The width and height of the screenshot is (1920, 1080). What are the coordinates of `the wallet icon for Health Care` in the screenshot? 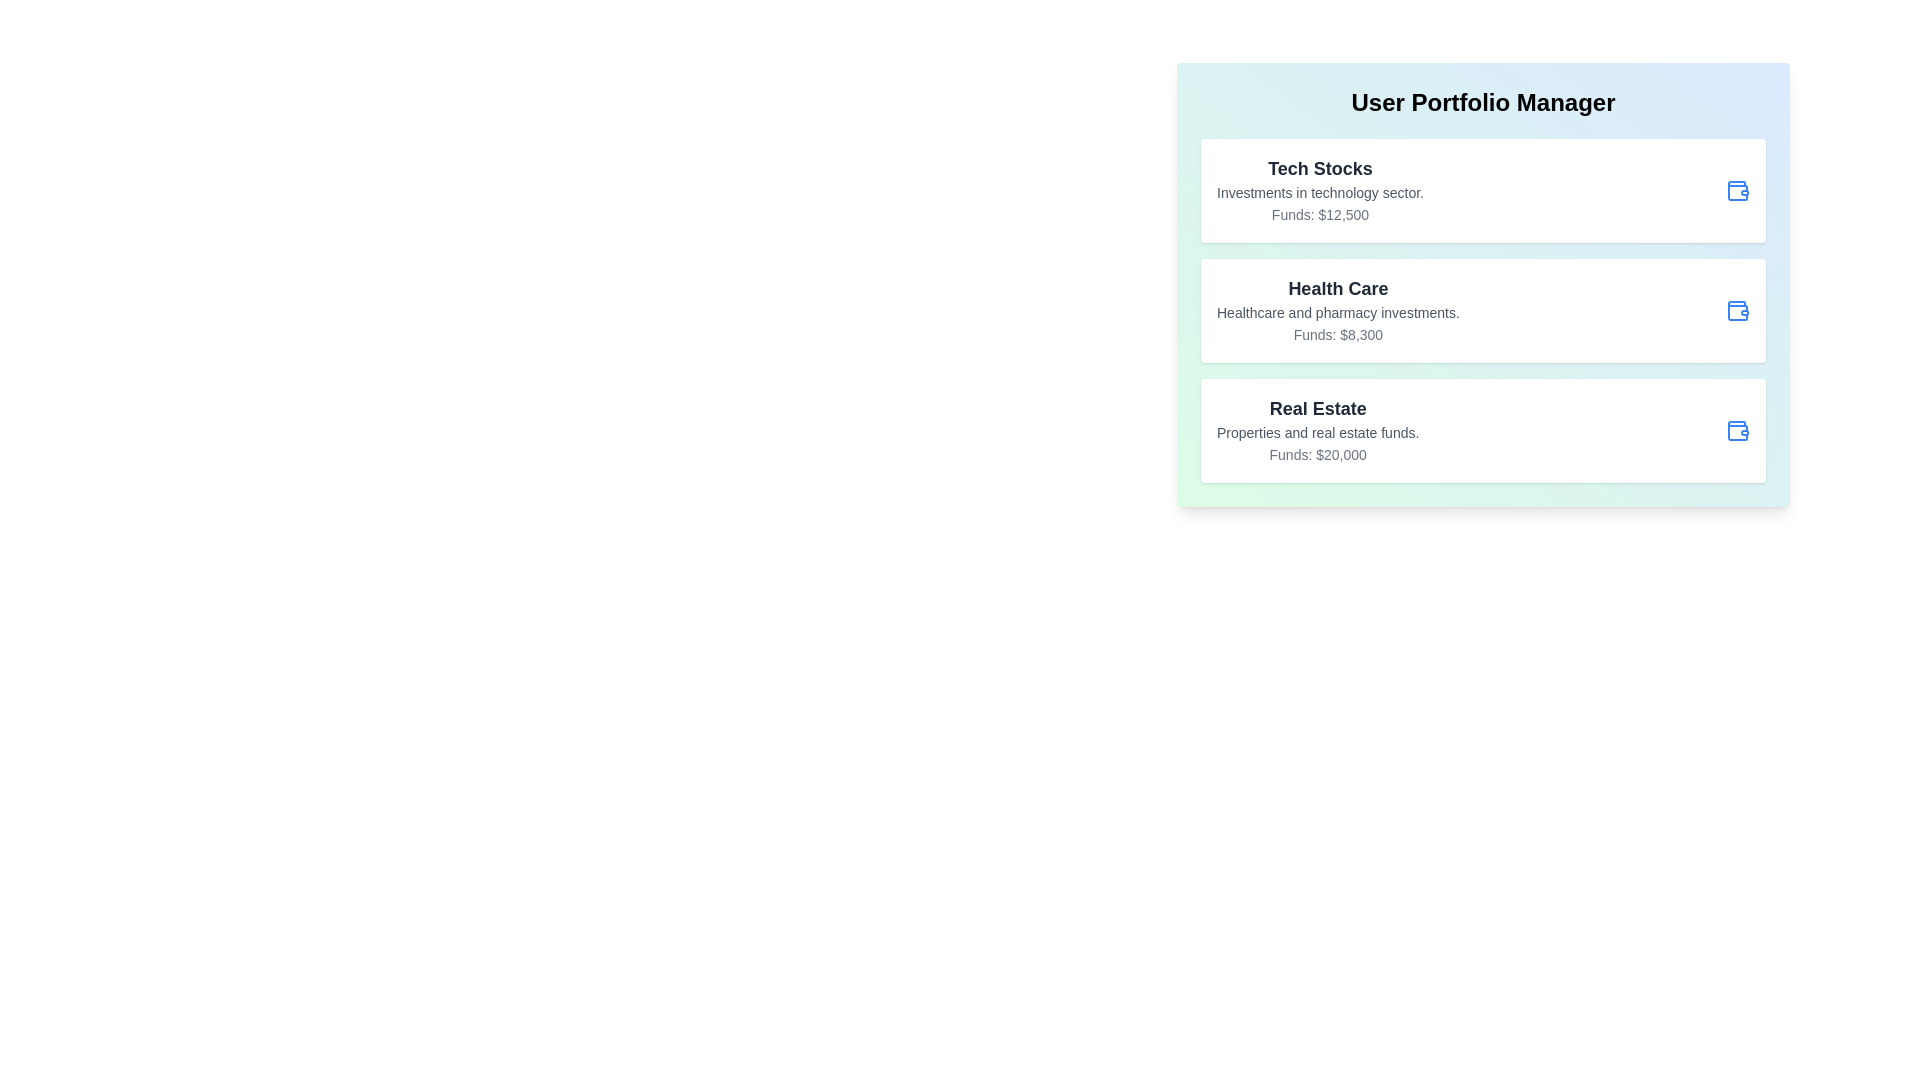 It's located at (1736, 311).